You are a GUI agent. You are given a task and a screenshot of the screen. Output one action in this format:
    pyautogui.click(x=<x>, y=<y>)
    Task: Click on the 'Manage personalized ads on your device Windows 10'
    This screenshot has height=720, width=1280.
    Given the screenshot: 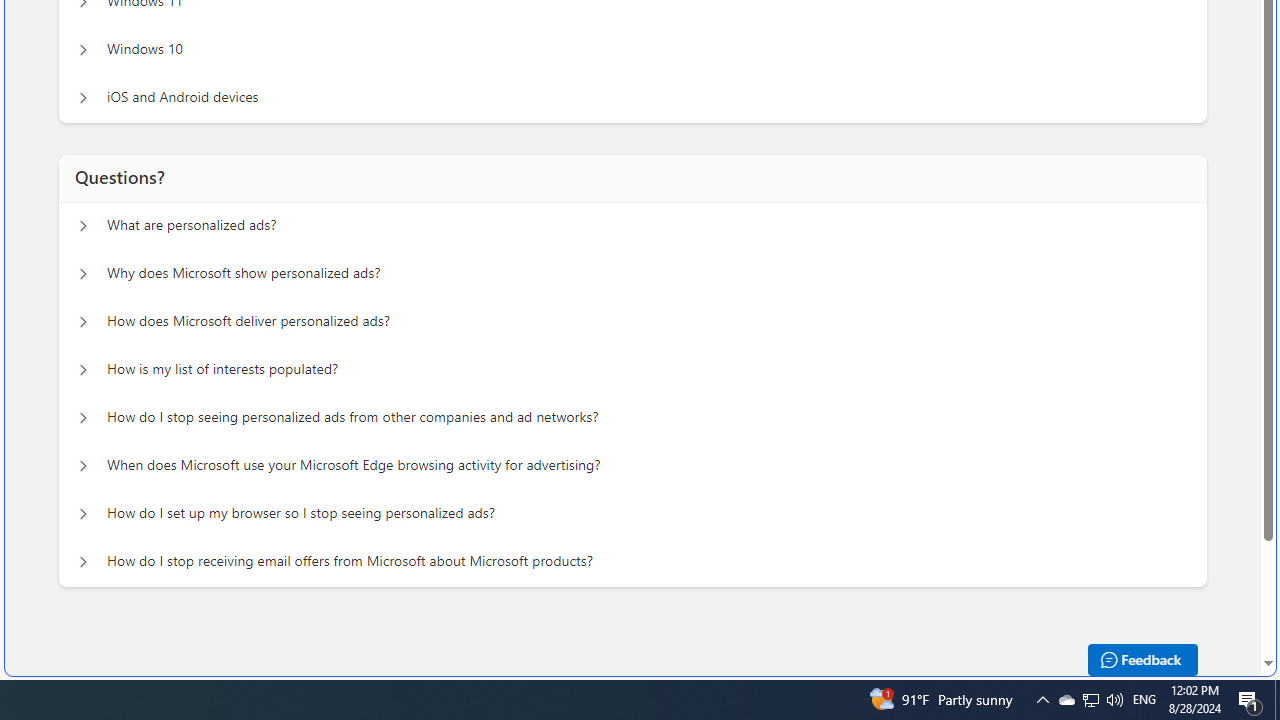 What is the action you would take?
    pyautogui.click(x=82, y=49)
    